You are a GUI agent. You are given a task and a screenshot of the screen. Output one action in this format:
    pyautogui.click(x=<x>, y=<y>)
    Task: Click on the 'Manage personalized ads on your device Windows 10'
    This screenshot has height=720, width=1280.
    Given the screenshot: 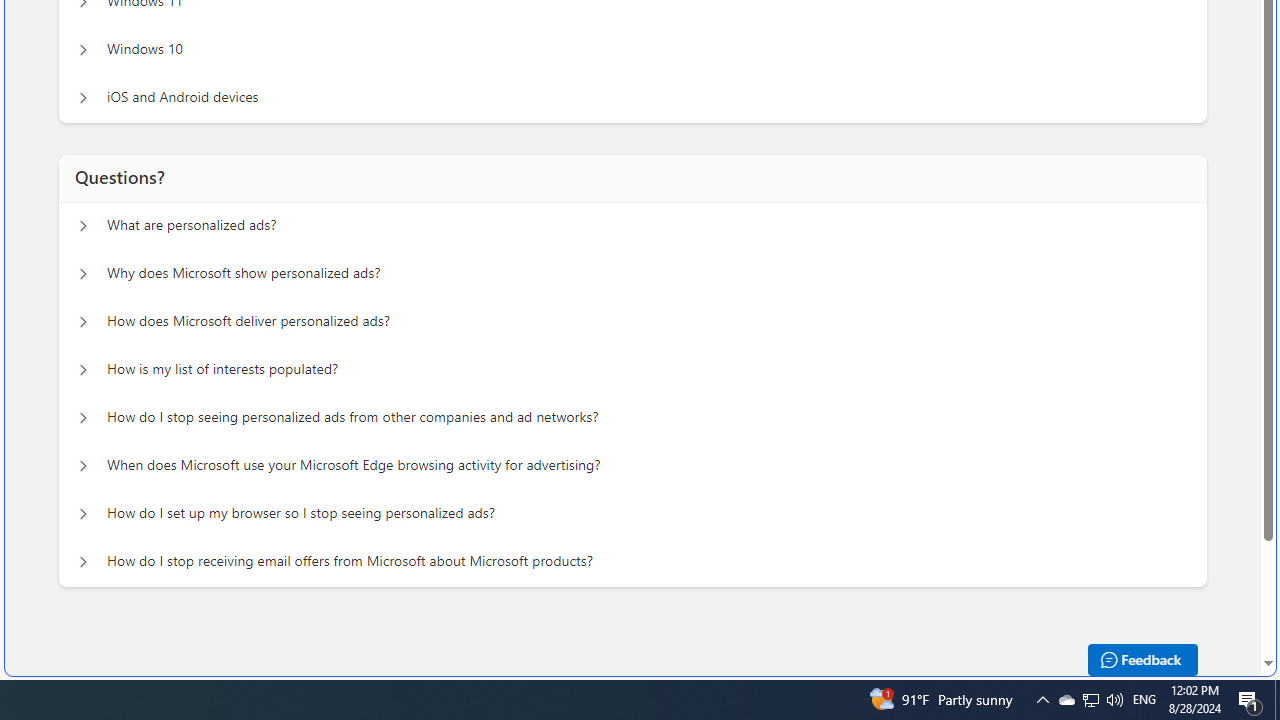 What is the action you would take?
    pyautogui.click(x=82, y=49)
    